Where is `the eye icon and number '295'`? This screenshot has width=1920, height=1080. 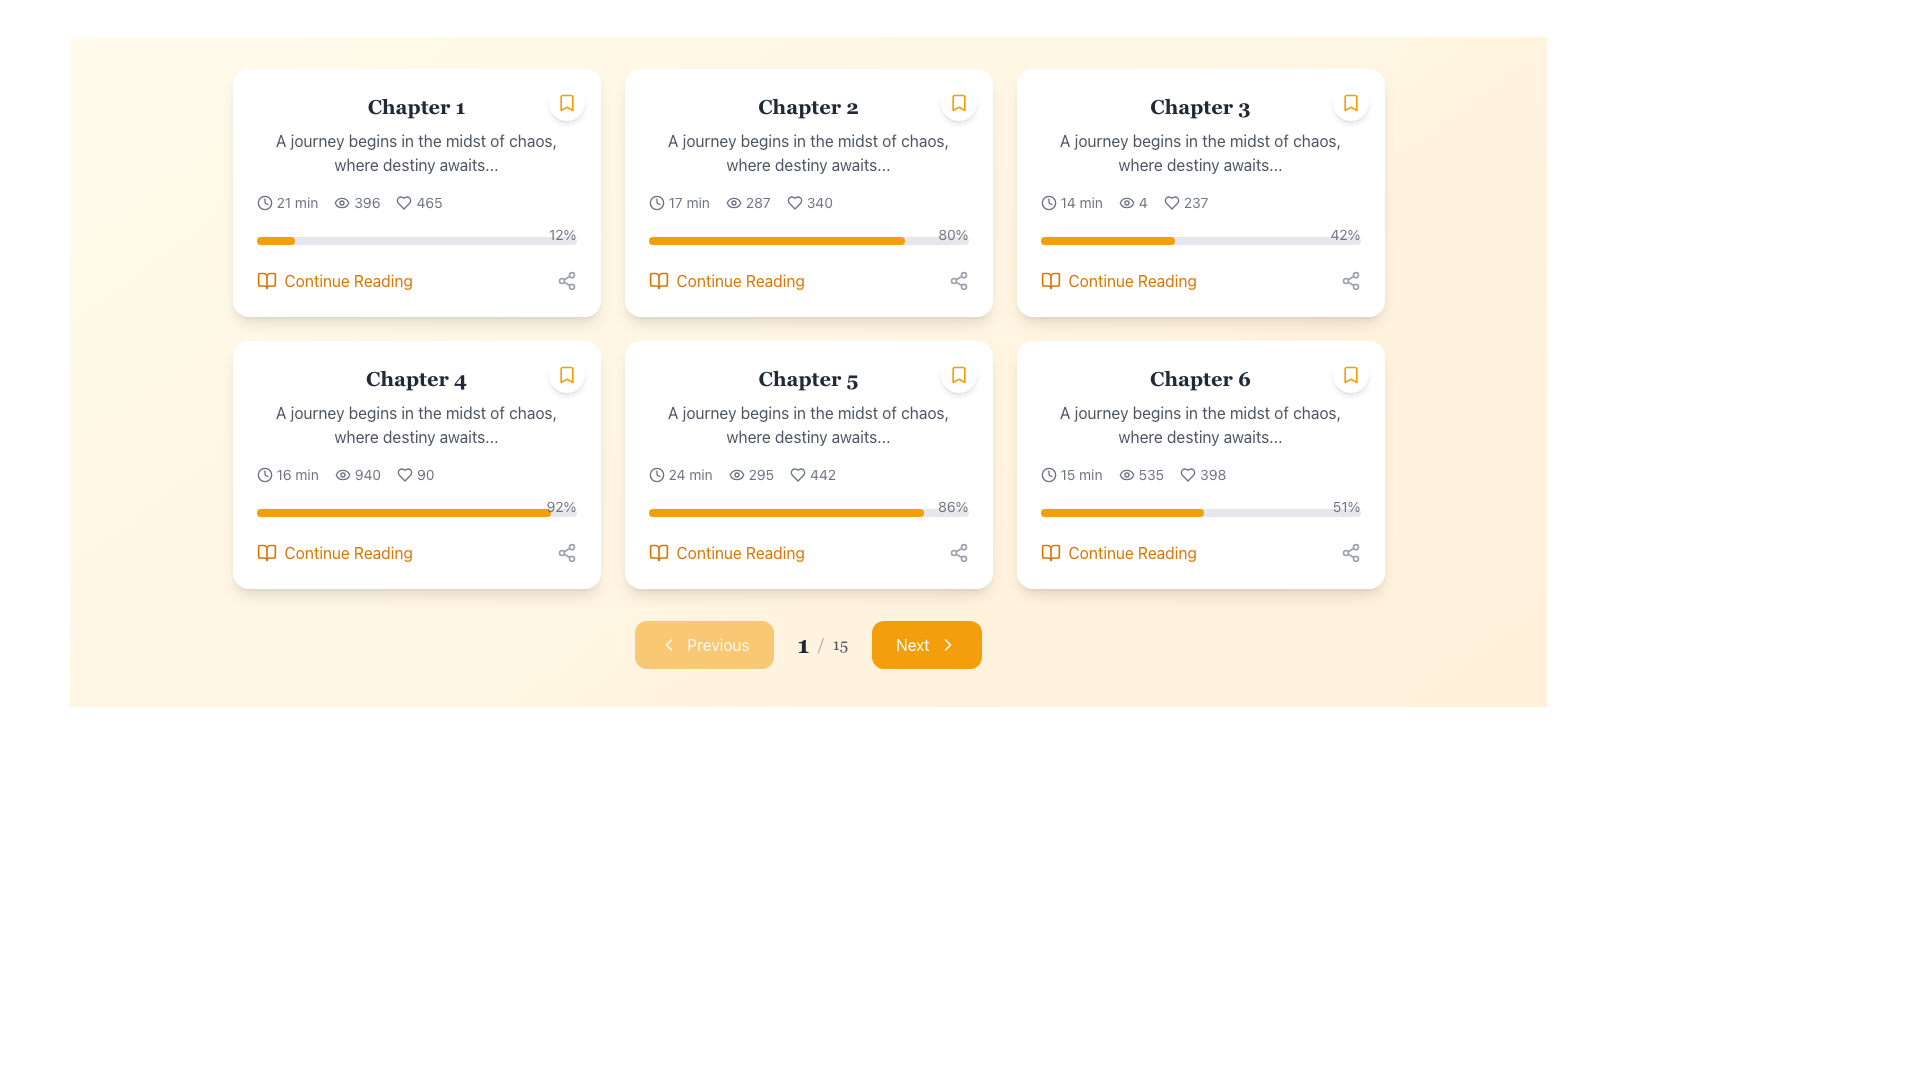
the eye icon and number '295' is located at coordinates (750, 474).